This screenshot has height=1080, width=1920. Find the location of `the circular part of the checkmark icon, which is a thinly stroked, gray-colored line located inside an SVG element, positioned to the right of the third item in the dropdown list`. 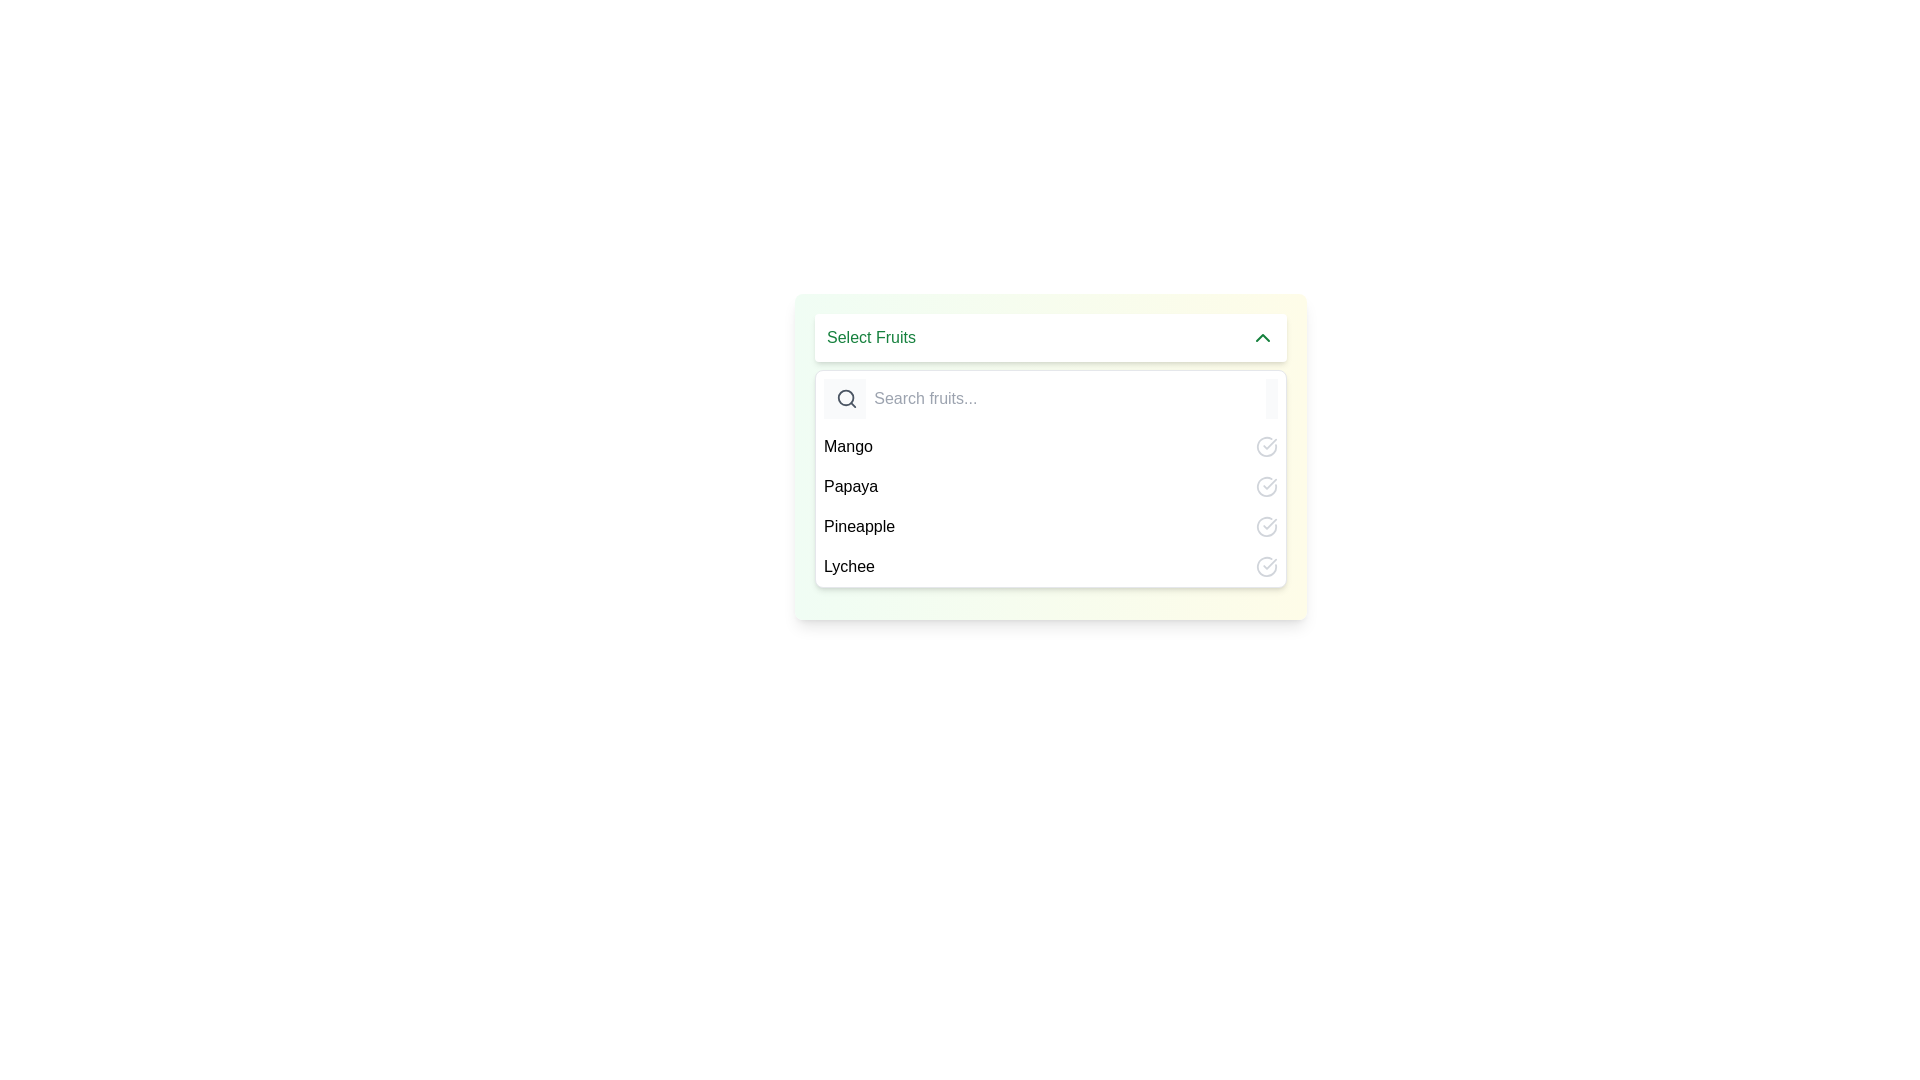

the circular part of the checkmark icon, which is a thinly stroked, gray-colored line located inside an SVG element, positioned to the right of the third item in the dropdown list is located at coordinates (1266, 446).